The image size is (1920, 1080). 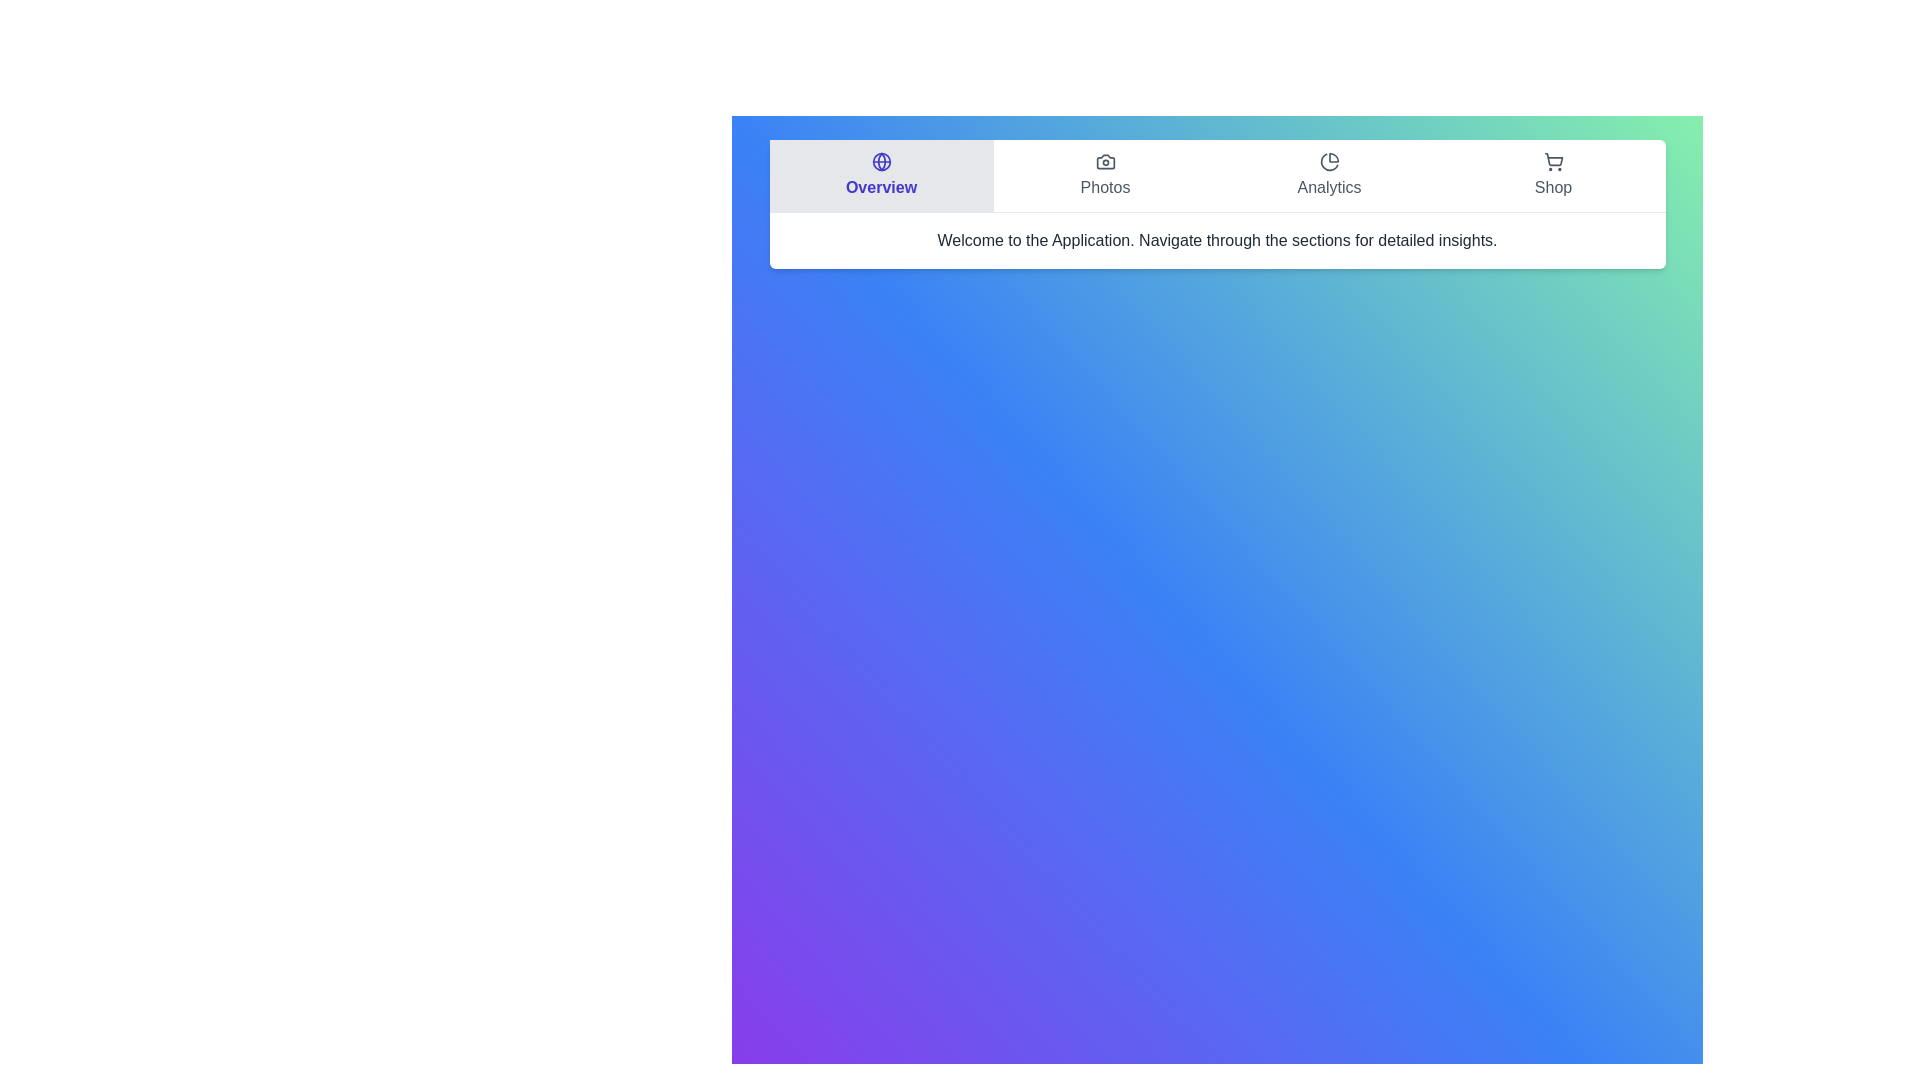 What do you see at coordinates (1216, 175) in the screenshot?
I see `the 'Overview' section of the navigation bar` at bounding box center [1216, 175].